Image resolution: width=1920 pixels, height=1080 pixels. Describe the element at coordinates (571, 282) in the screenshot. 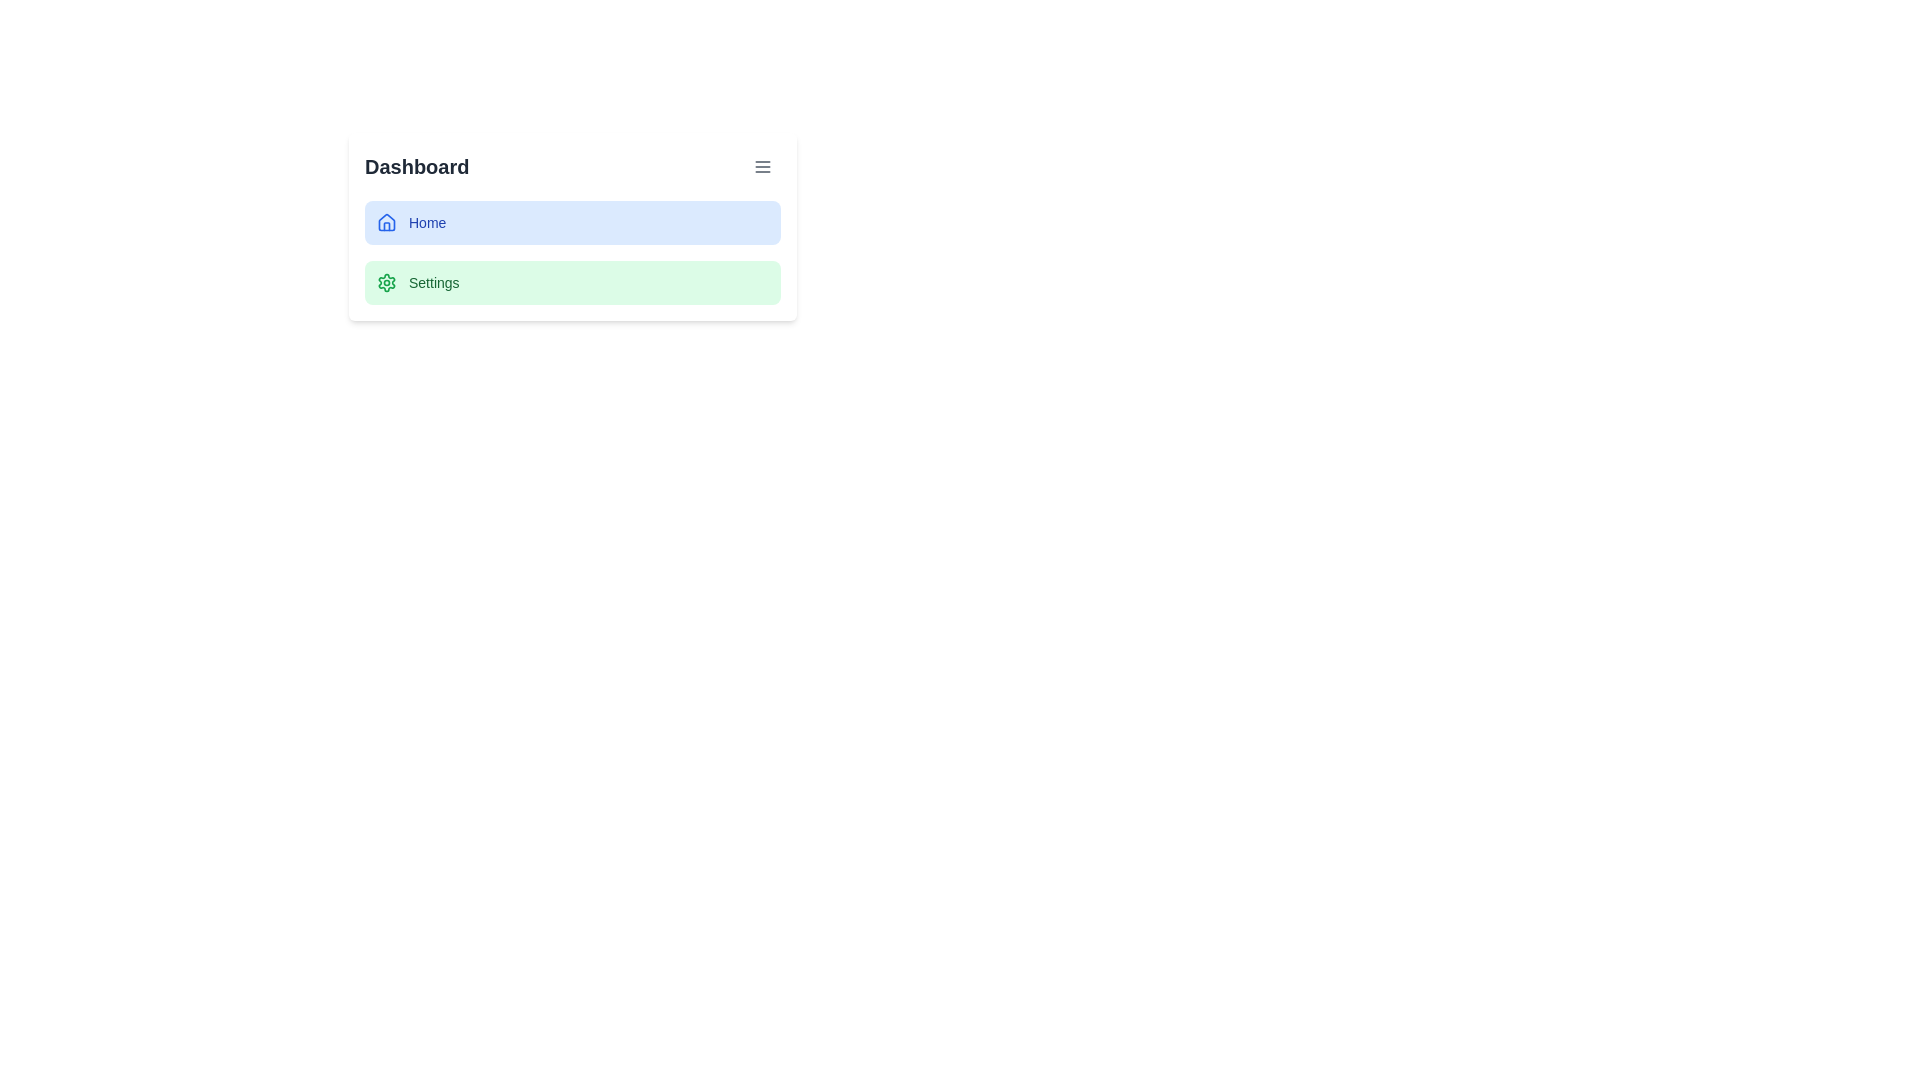

I see `the 'Settings' button` at that location.